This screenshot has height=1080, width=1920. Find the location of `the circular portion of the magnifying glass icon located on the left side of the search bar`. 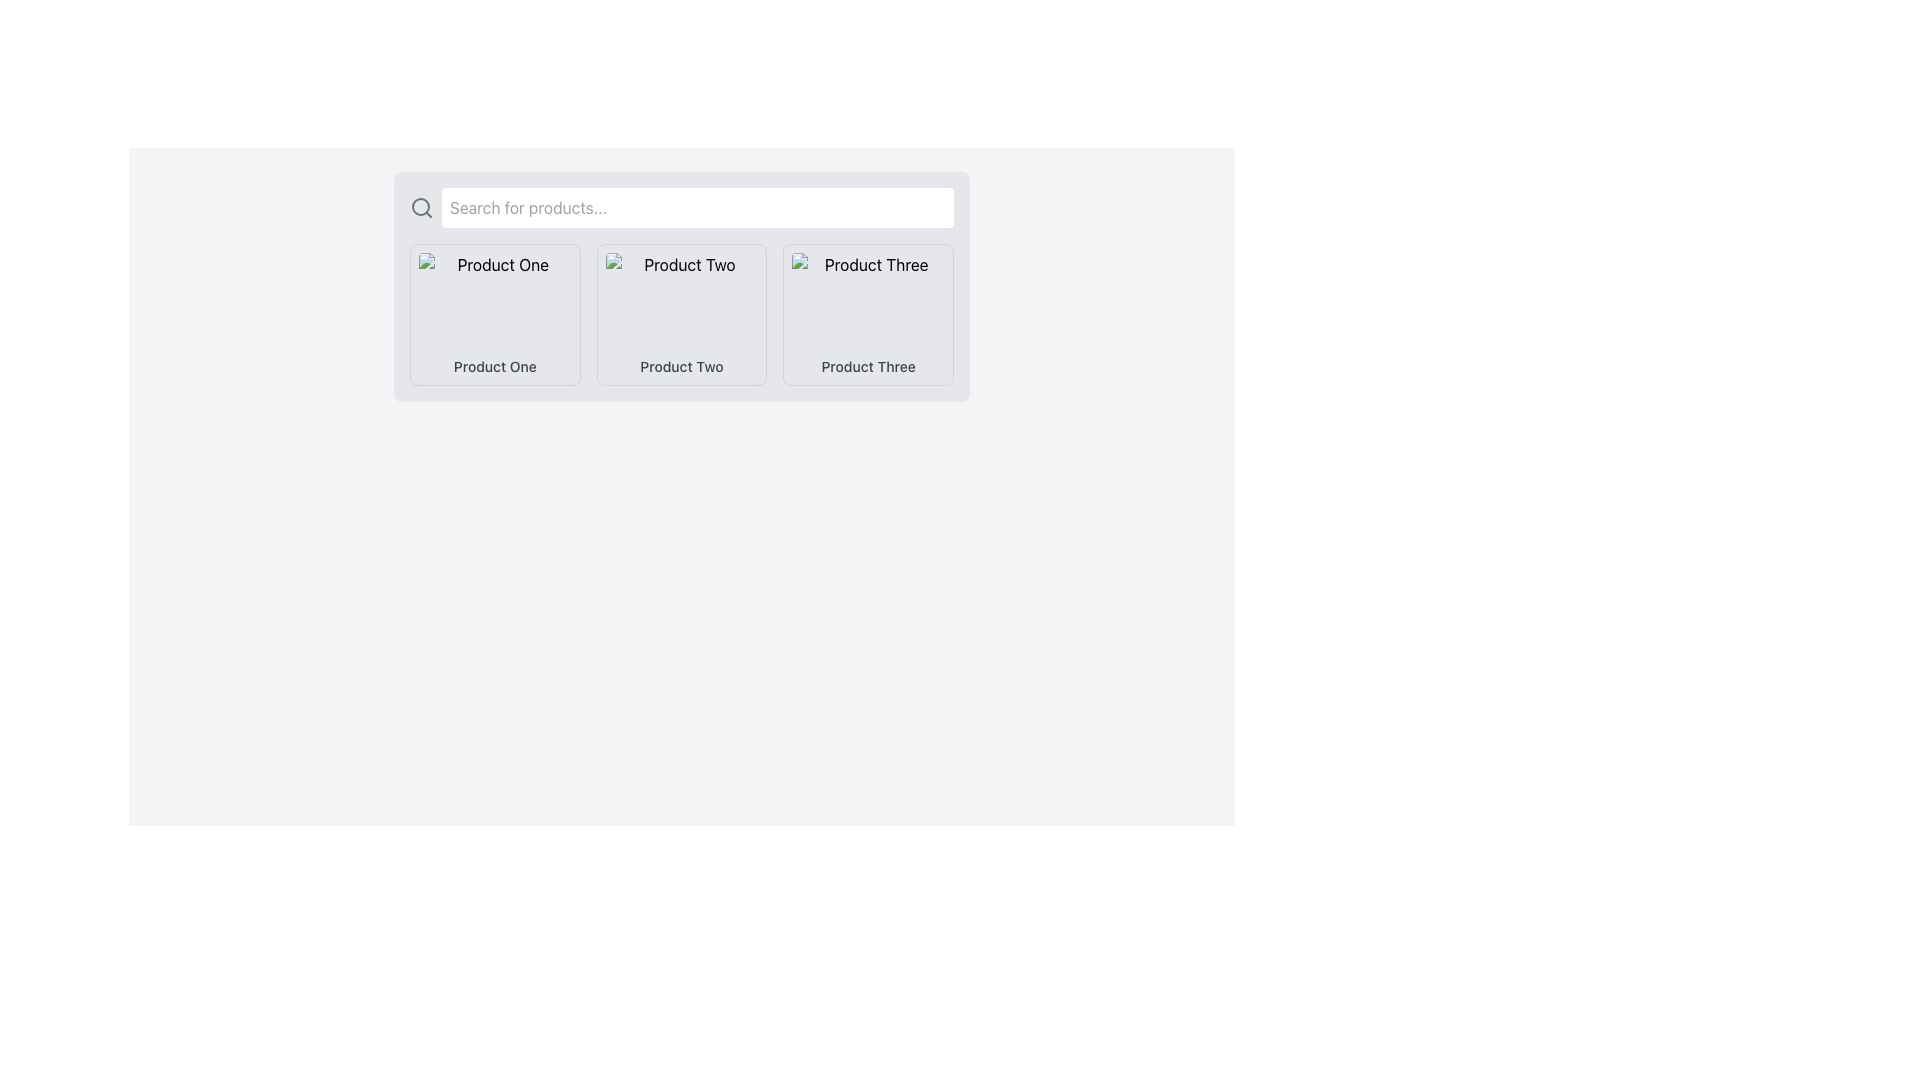

the circular portion of the magnifying glass icon located on the left side of the search bar is located at coordinates (420, 207).